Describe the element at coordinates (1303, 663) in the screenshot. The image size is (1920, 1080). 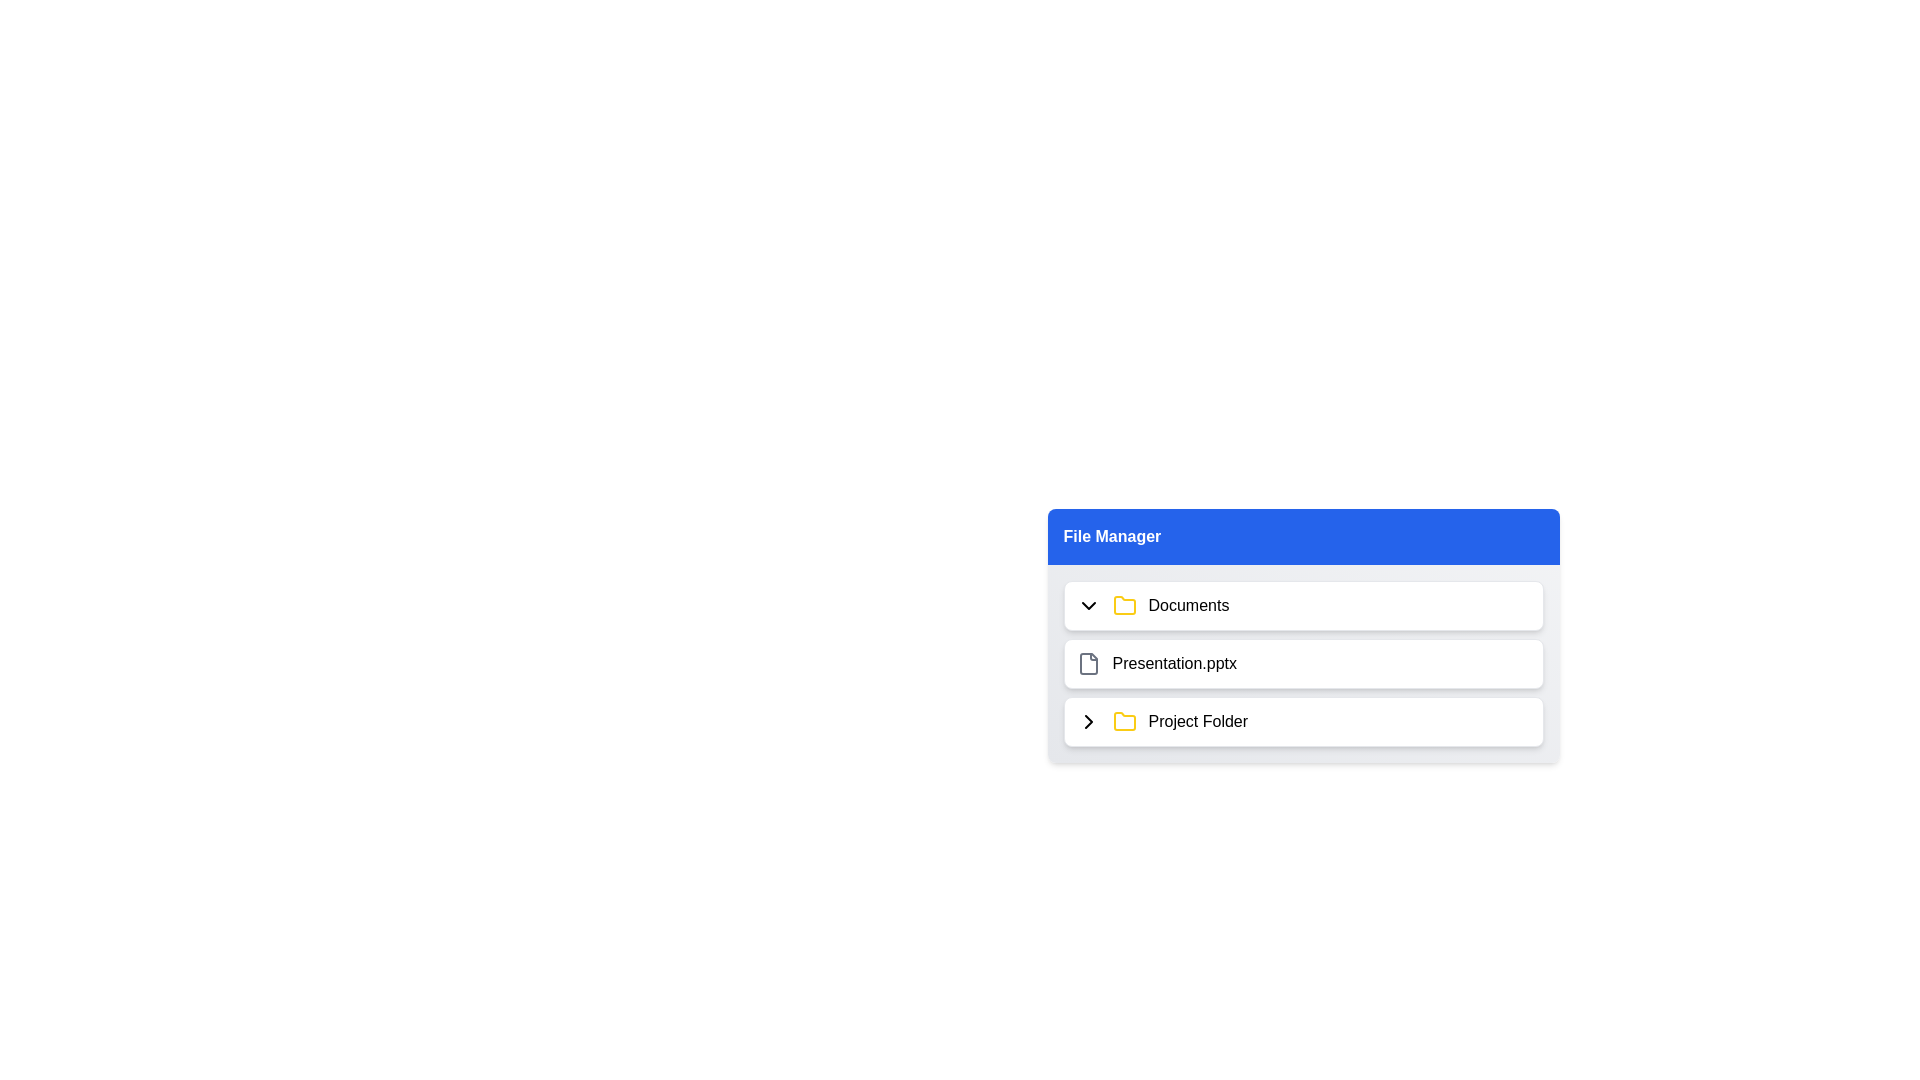
I see `the item Presentation.pptx to observe its hover effect` at that location.